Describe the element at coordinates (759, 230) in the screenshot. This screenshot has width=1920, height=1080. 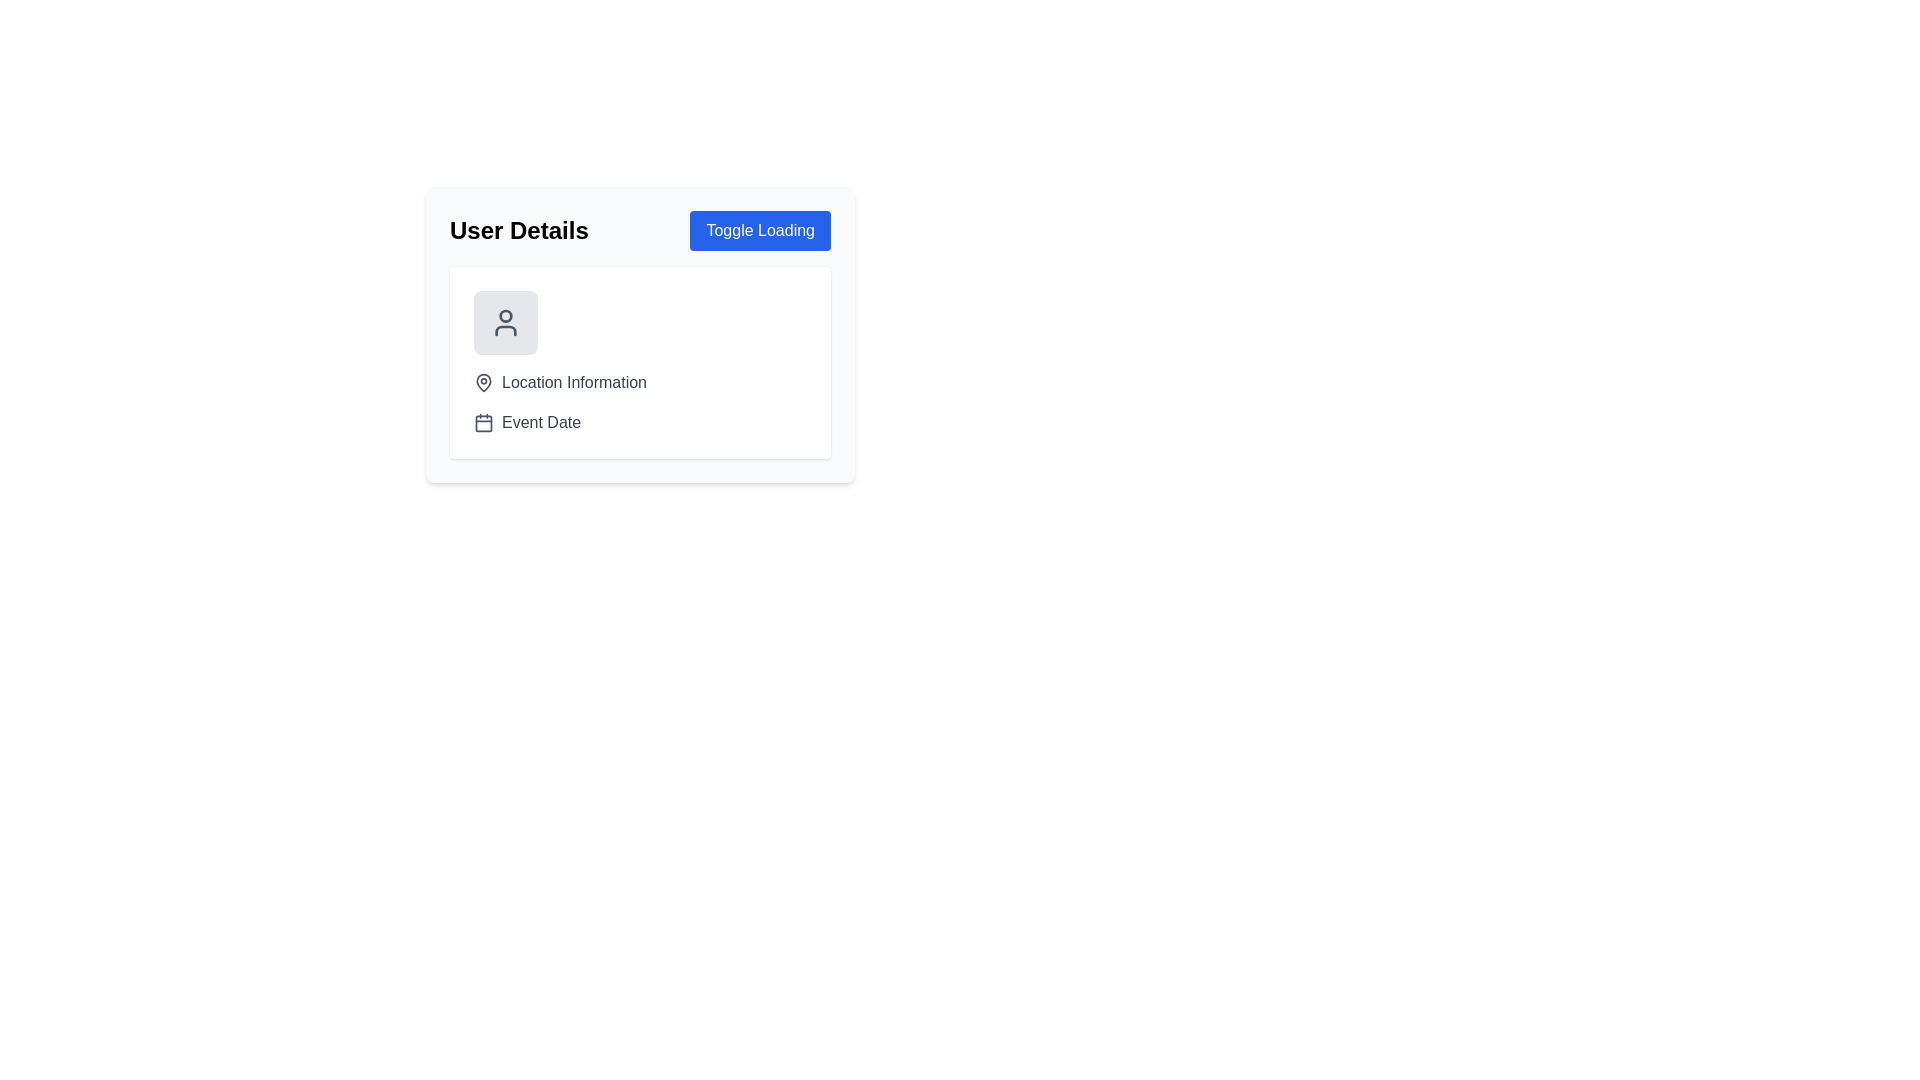
I see `the 'Toggle Loading' button` at that location.